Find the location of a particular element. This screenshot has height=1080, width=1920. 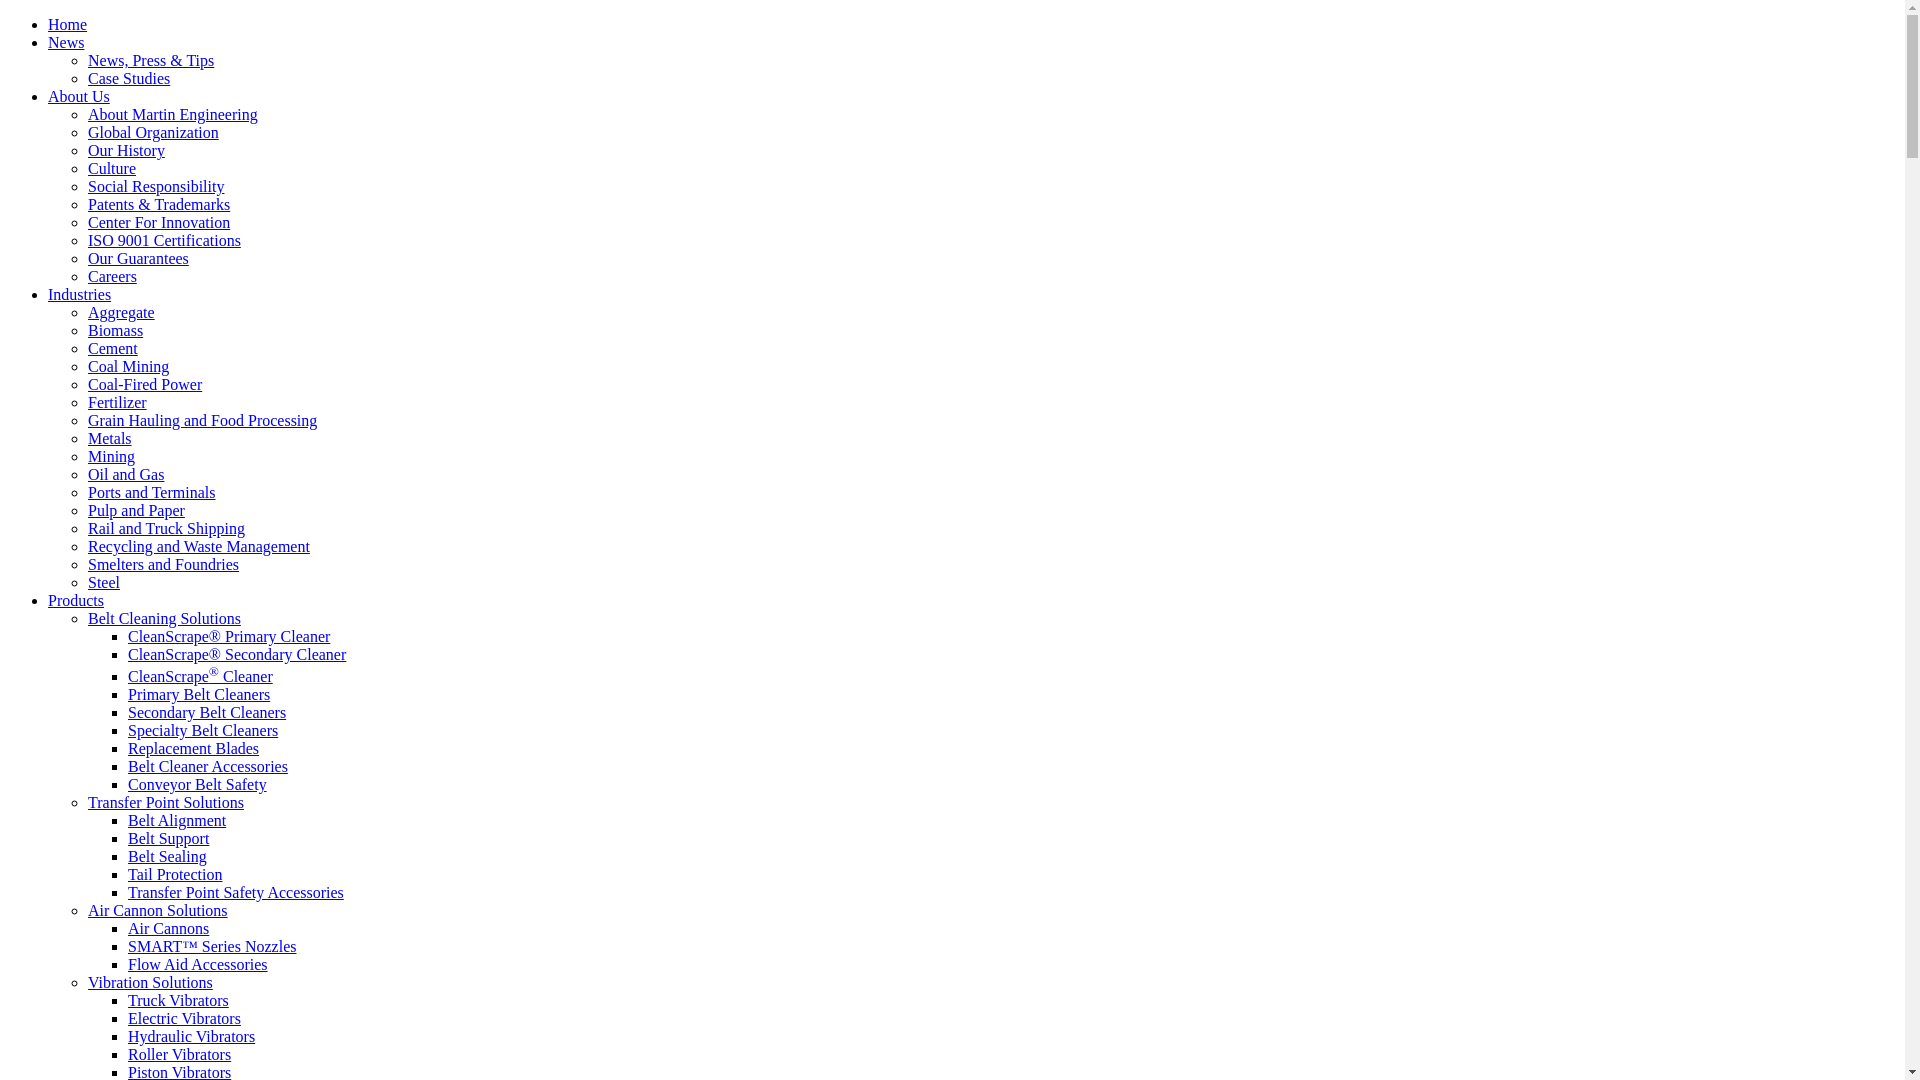

'Culture' is located at coordinates (110, 167).